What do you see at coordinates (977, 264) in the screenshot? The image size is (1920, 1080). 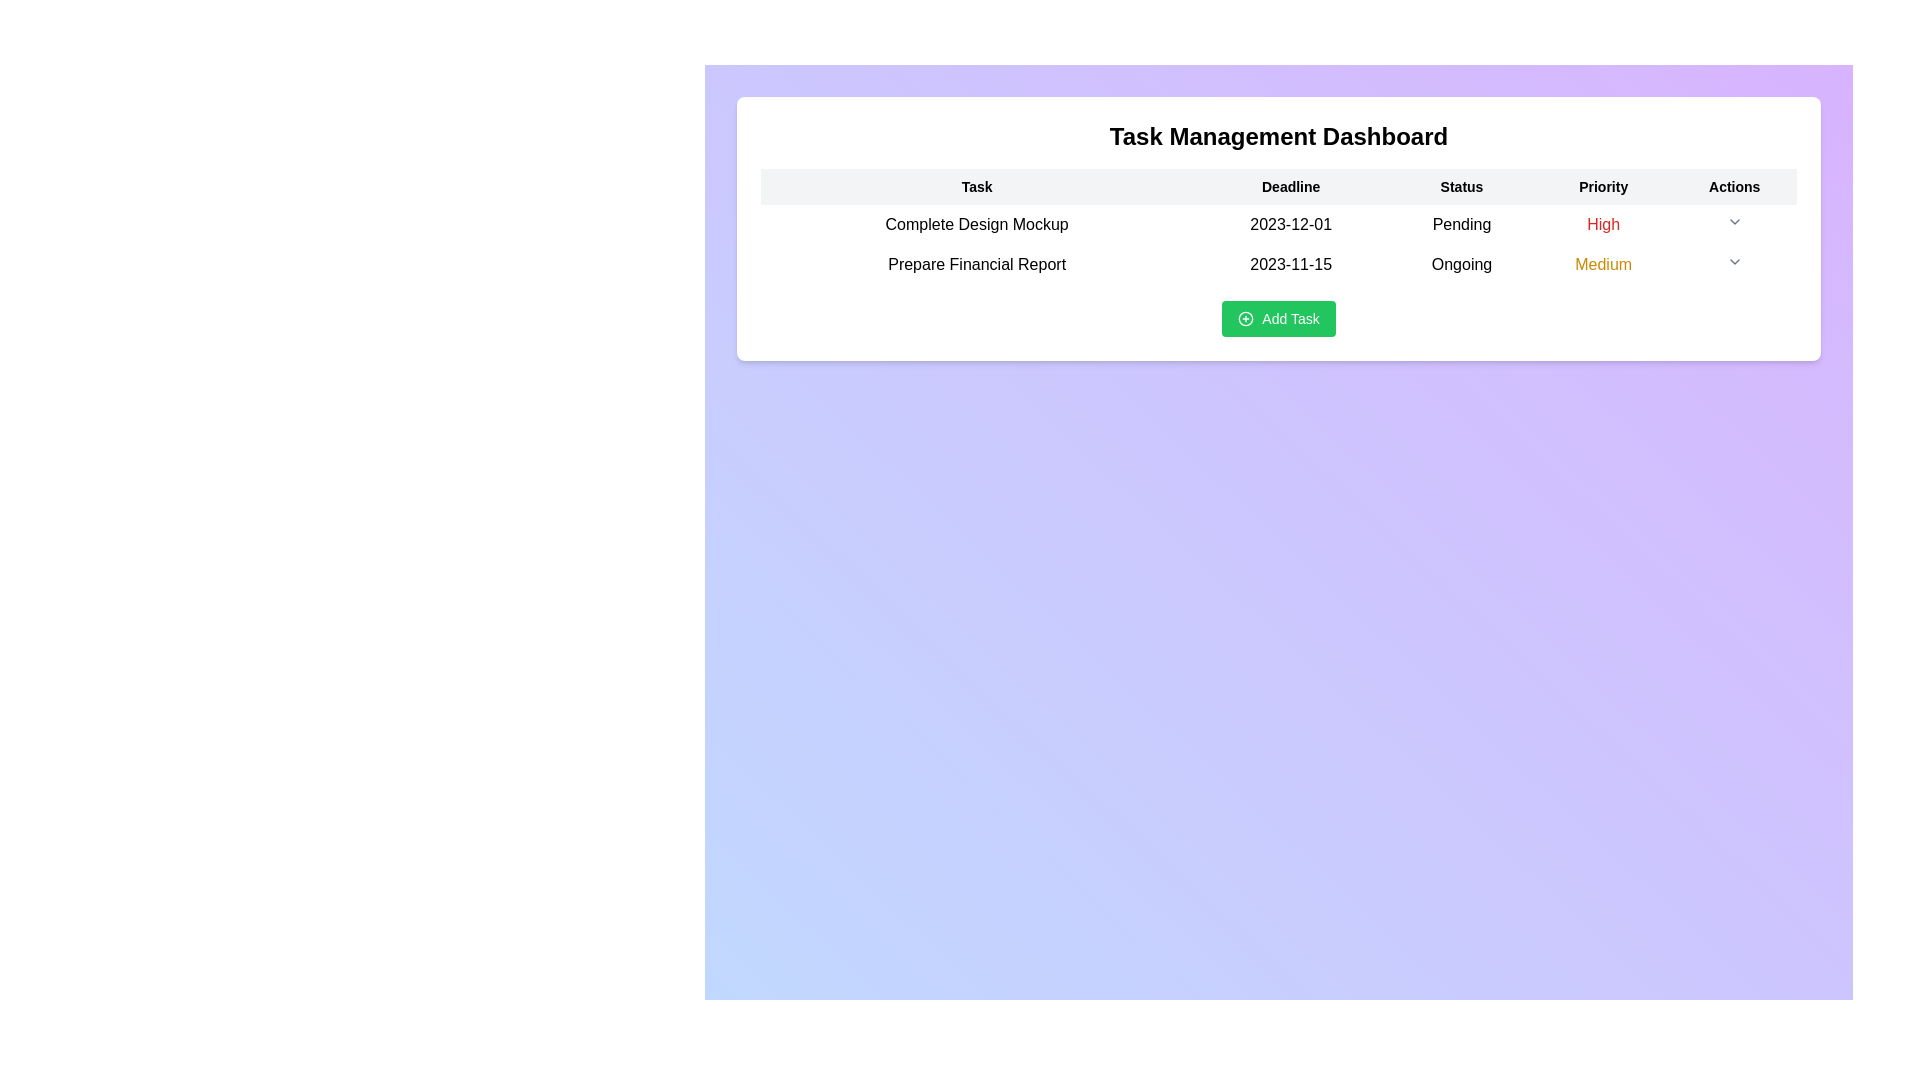 I see `the text label indicating the name of the task located in the second row of the table under the 'Task' column` at bounding box center [977, 264].